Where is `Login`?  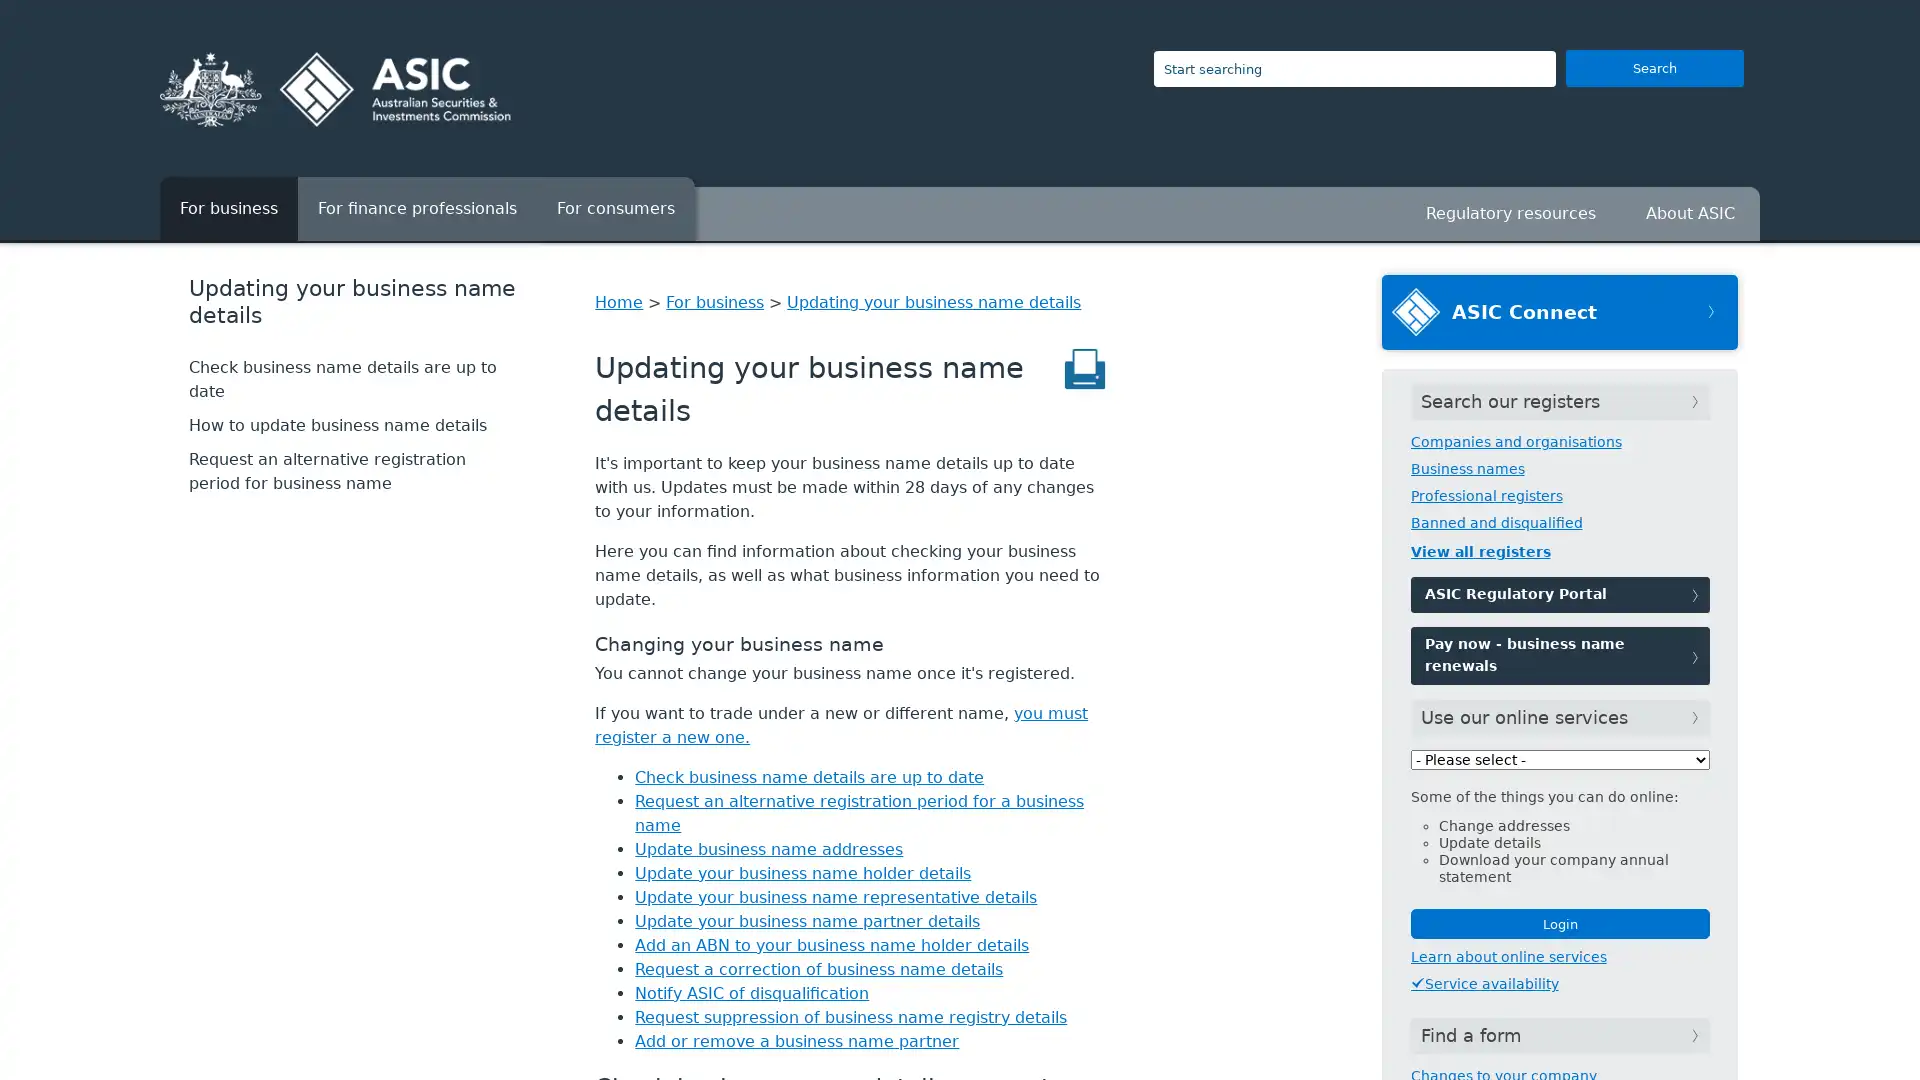 Login is located at coordinates (1558, 924).